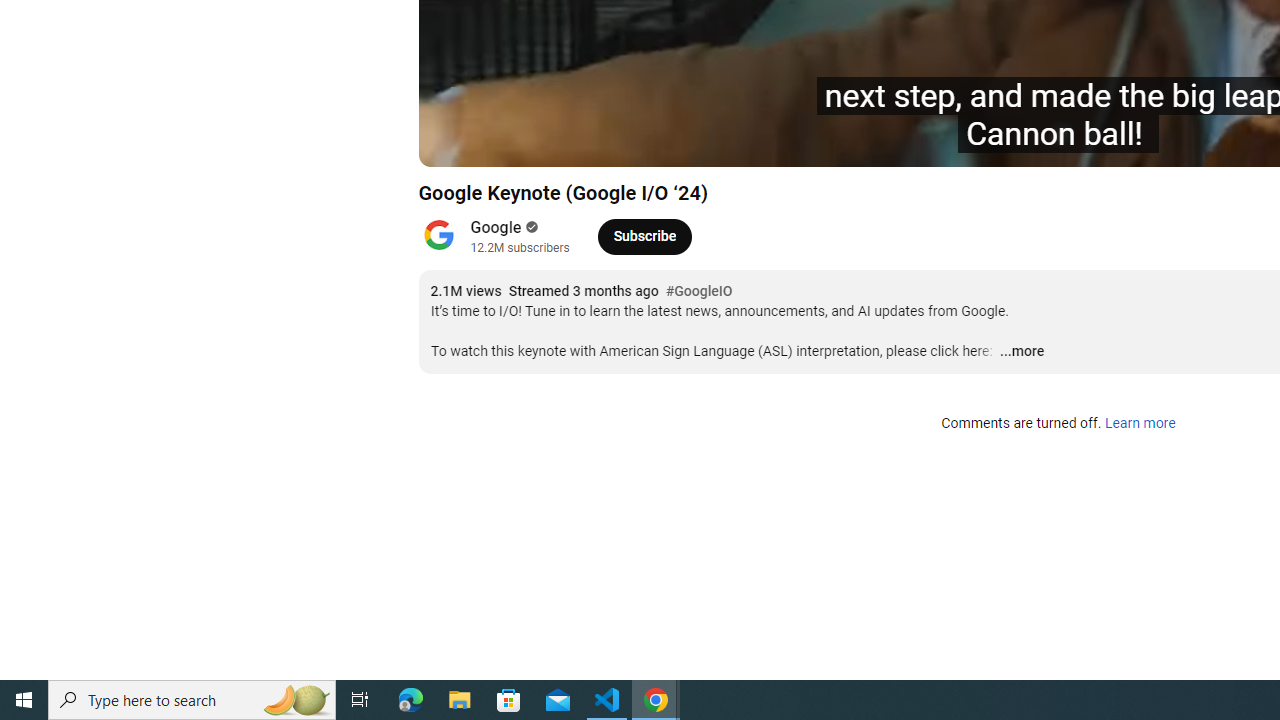  Describe the element at coordinates (644, 235) in the screenshot. I see `'Subscribe to Google.'` at that location.